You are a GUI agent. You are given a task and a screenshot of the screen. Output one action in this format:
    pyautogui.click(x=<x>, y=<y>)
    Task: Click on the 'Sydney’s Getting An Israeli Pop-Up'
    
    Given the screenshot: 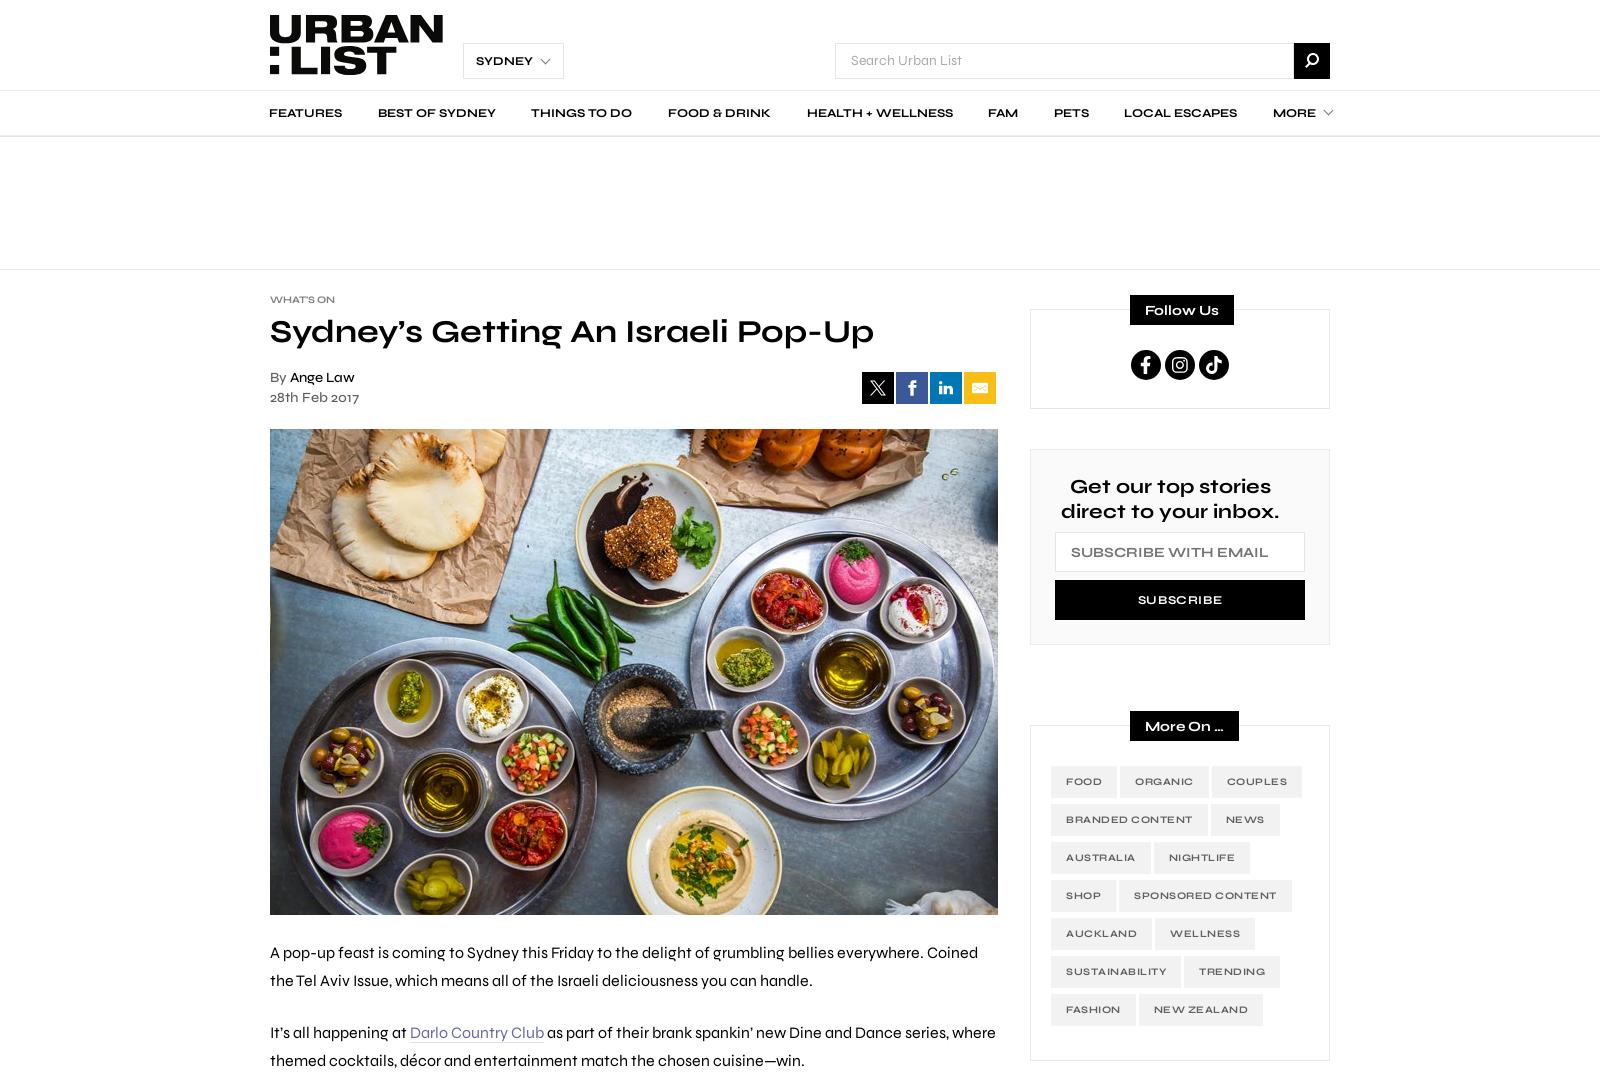 What is the action you would take?
    pyautogui.click(x=571, y=330)
    